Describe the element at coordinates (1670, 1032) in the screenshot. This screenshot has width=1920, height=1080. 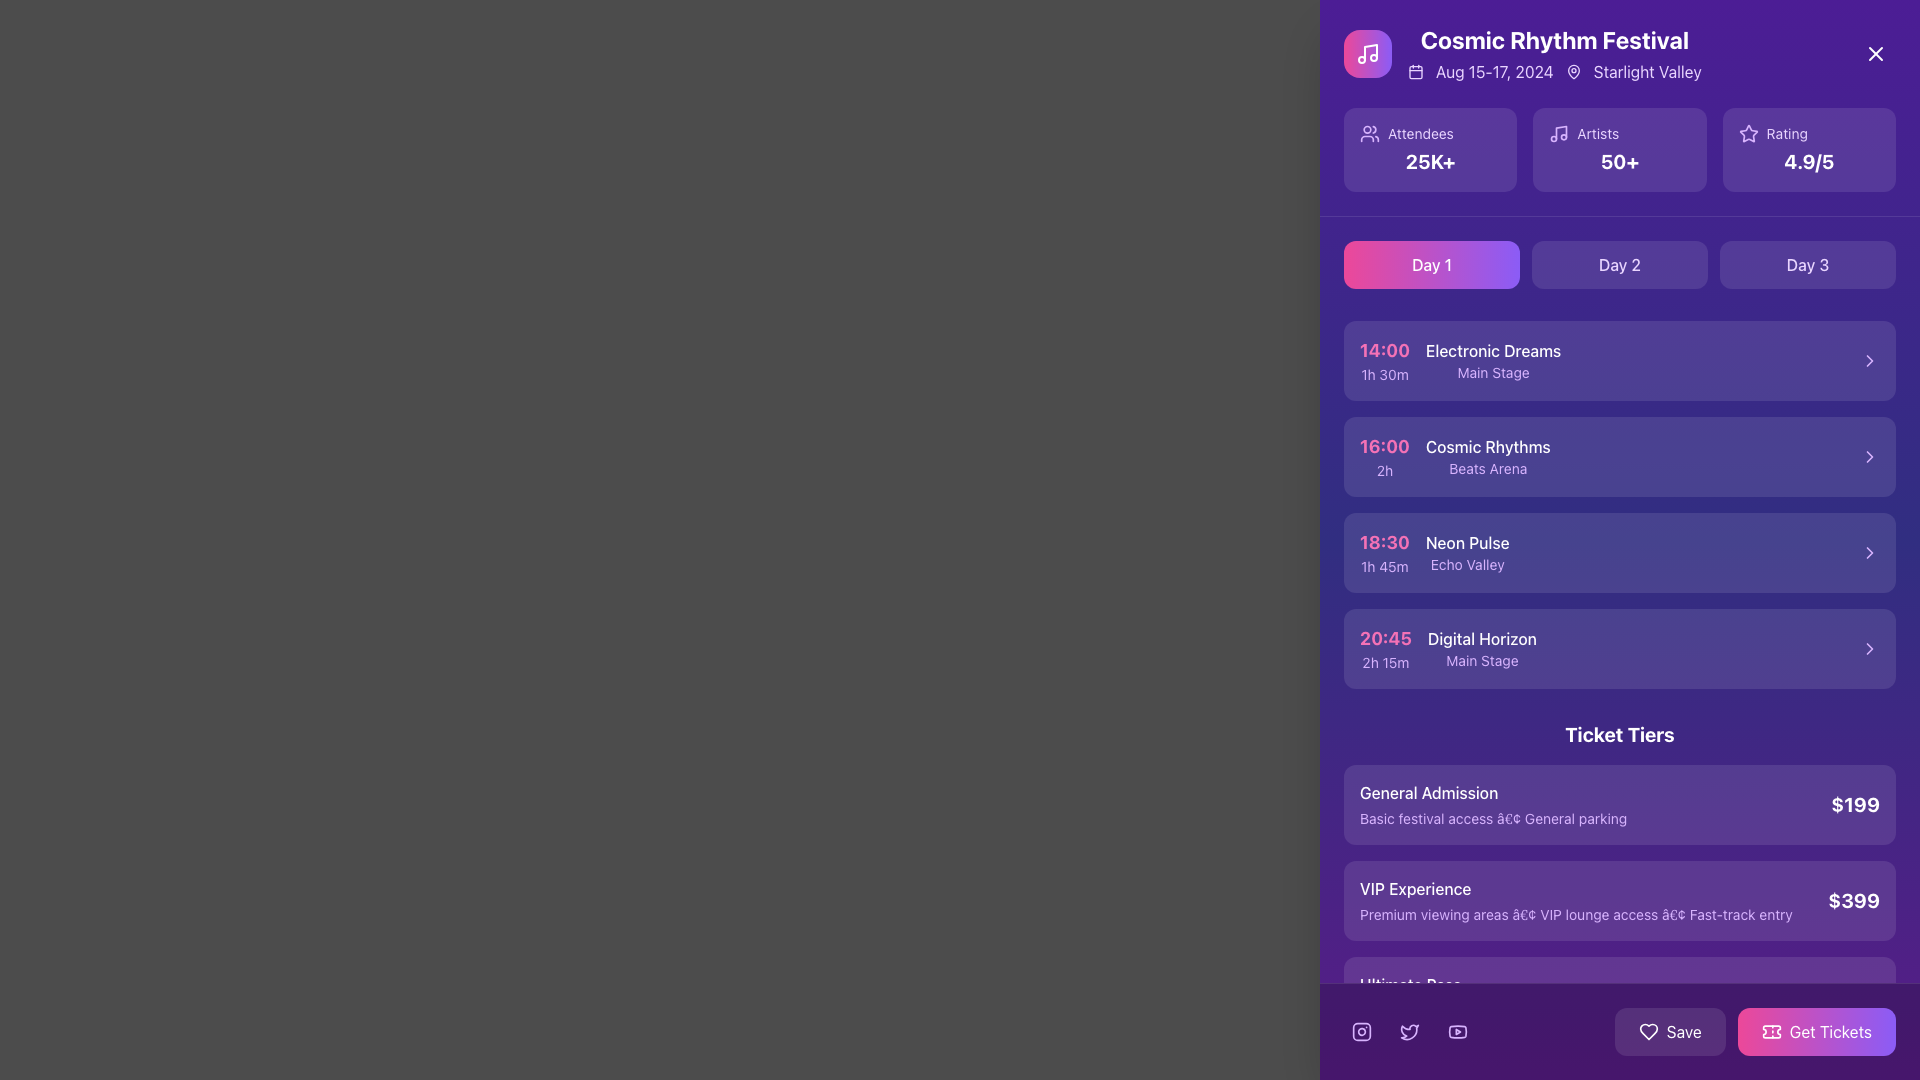
I see `the leftmost button used to save or bookmark an item for keyboard navigation` at that location.